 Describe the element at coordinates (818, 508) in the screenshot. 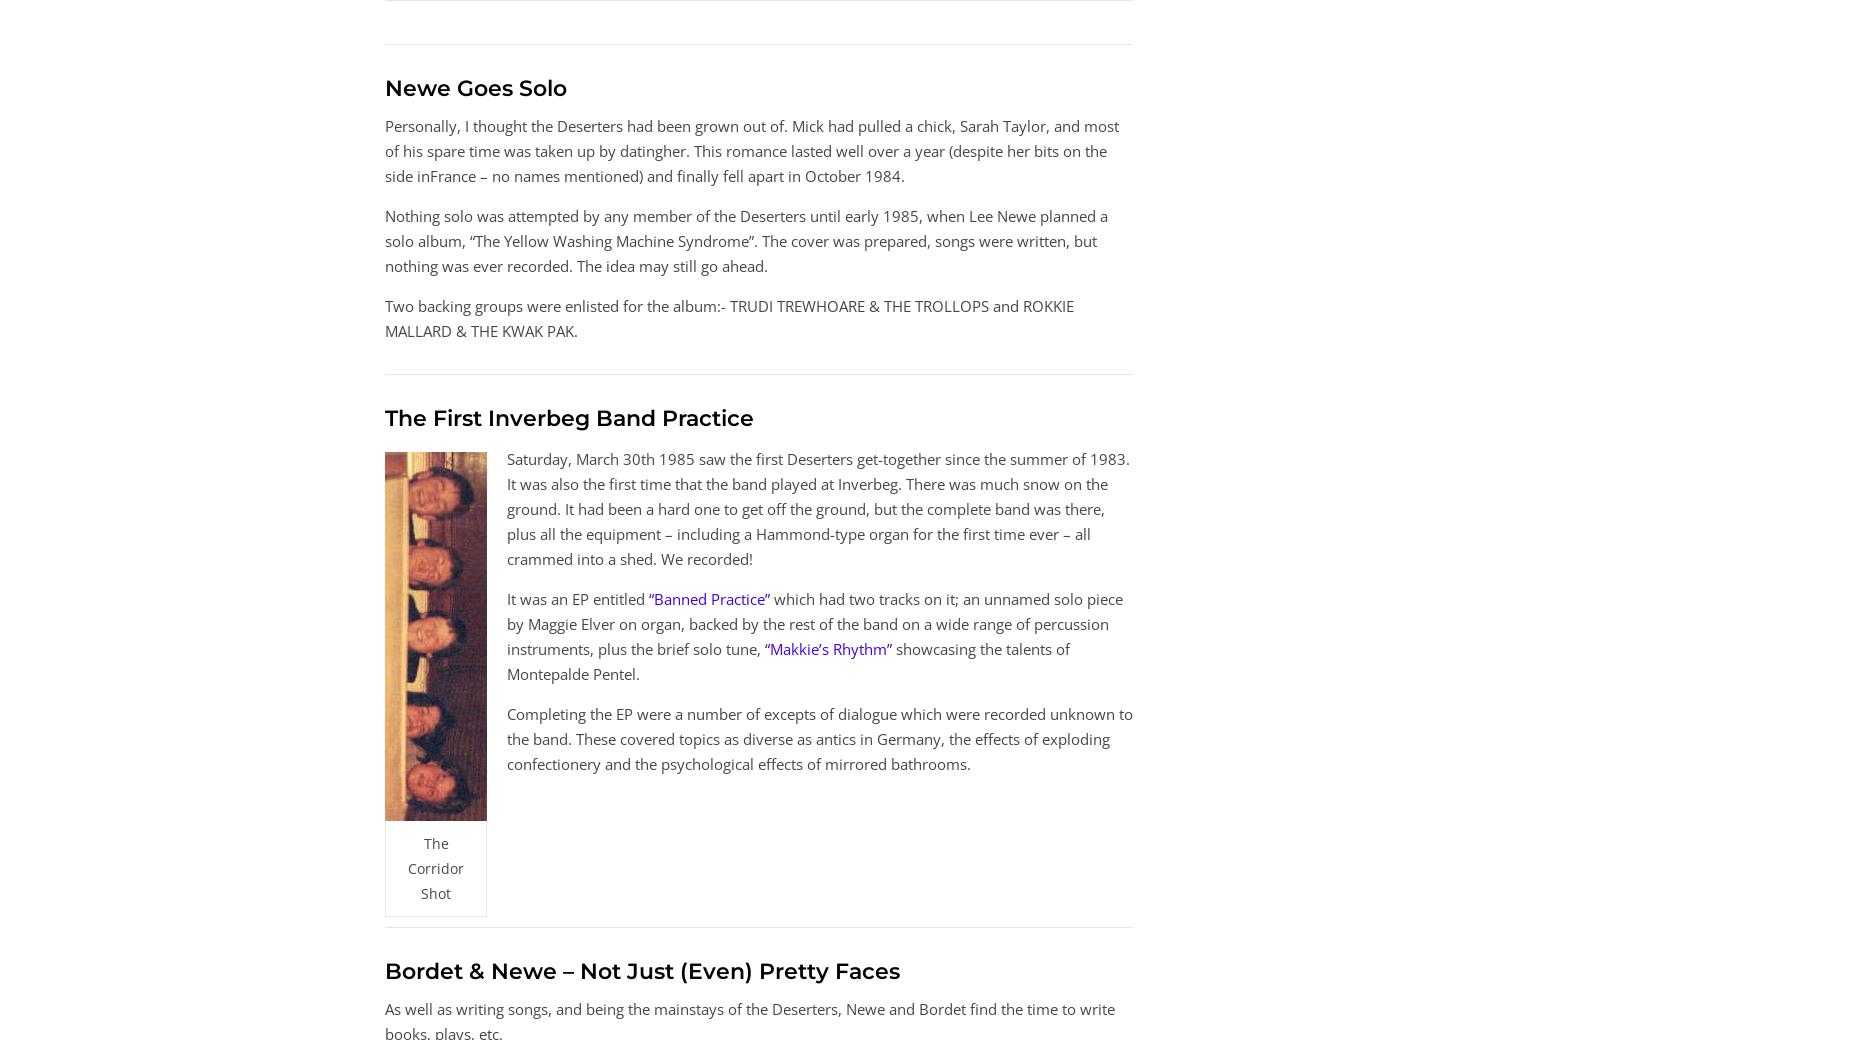

I see `'Saturday, March 30th 1985 saw the first Deserters get-together since the summer of 1983. It was also the first time that the band played at Inverbeg. There was much snow on the ground. It had been a hard one to get off the ground, but the complete band was there, plus all the equipment – including a Hammond-type organ for the first time ever – all crammed into a shed. We recorded!'` at that location.